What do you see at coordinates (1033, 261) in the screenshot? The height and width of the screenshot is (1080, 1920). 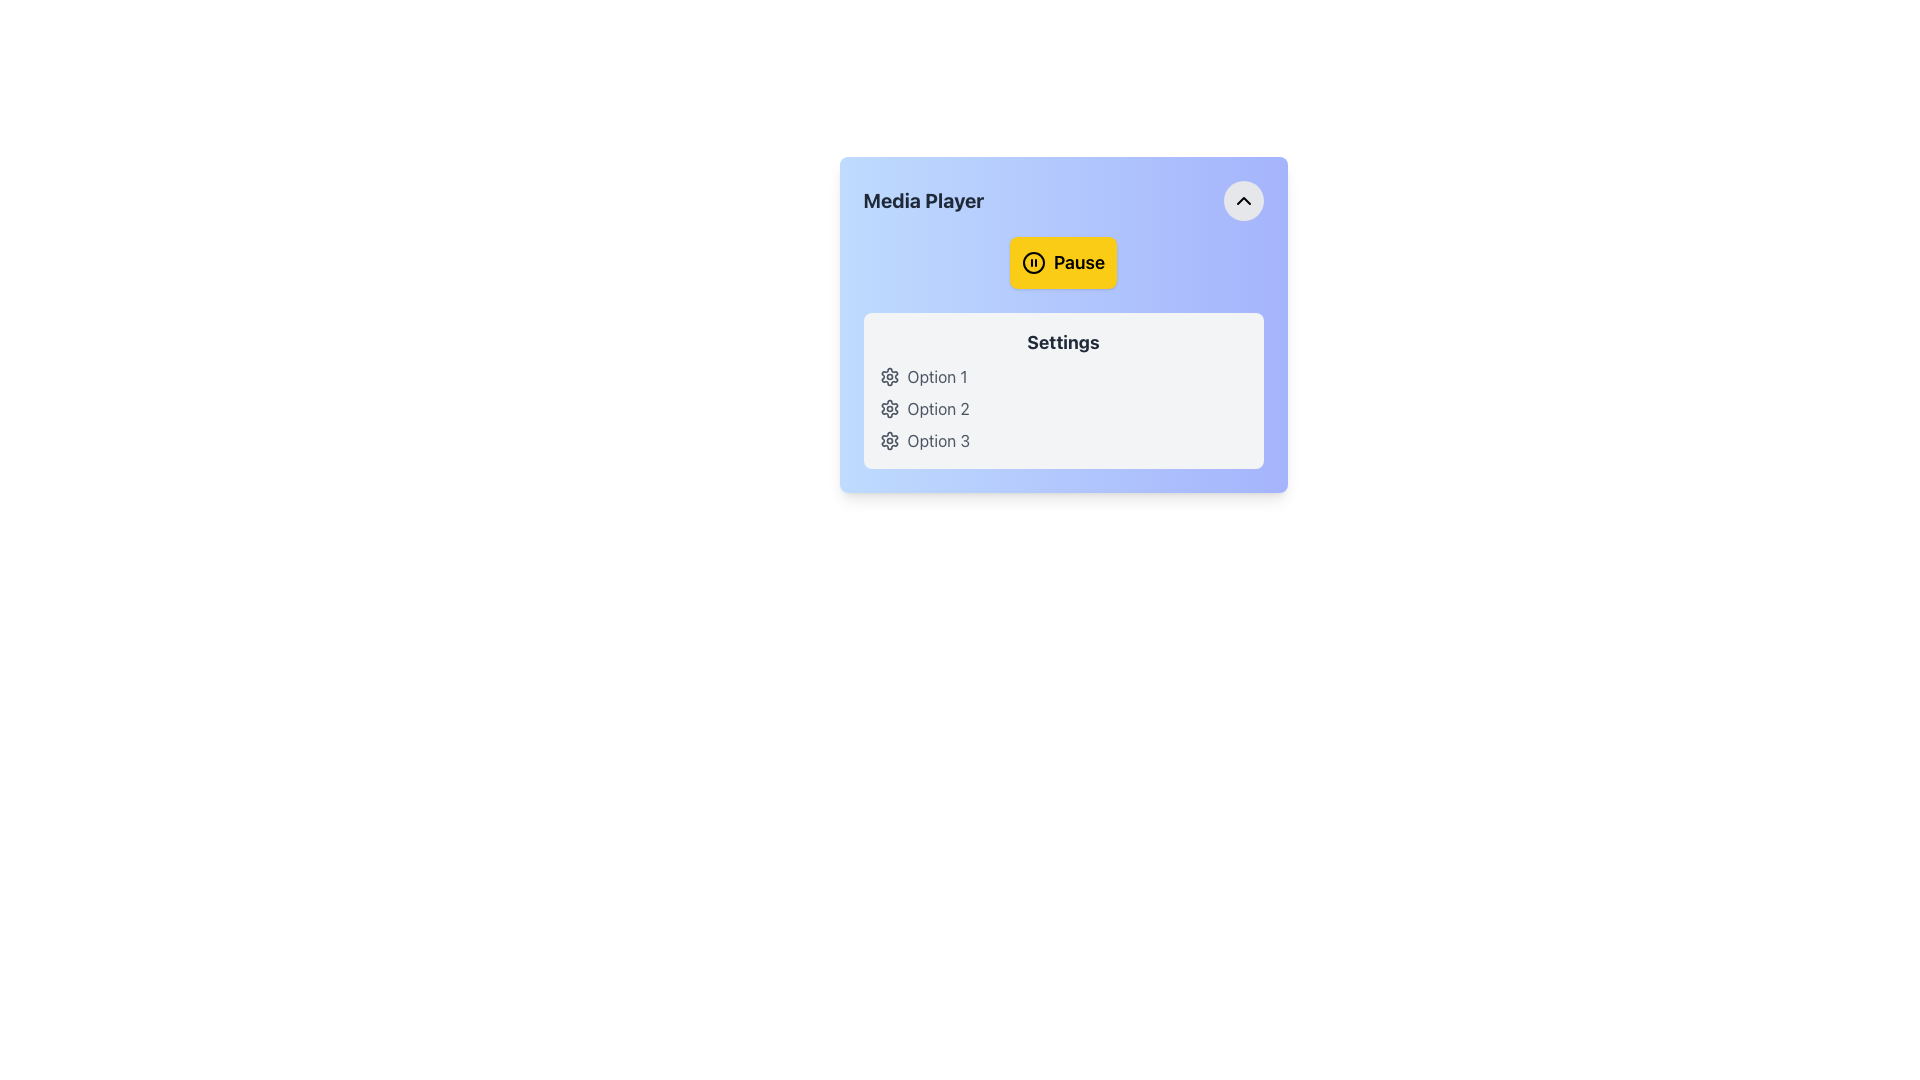 I see `the circular pause icon with a yellow background and black stroke, located next to the 'Pause' text on the yellow button` at bounding box center [1033, 261].